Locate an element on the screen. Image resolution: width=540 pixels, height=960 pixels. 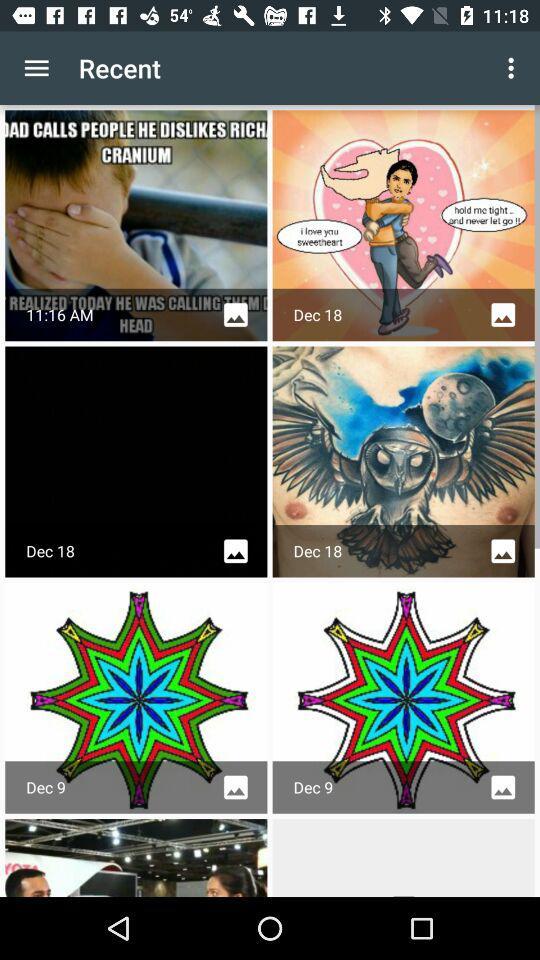
item to the left of the recent icon is located at coordinates (36, 68).